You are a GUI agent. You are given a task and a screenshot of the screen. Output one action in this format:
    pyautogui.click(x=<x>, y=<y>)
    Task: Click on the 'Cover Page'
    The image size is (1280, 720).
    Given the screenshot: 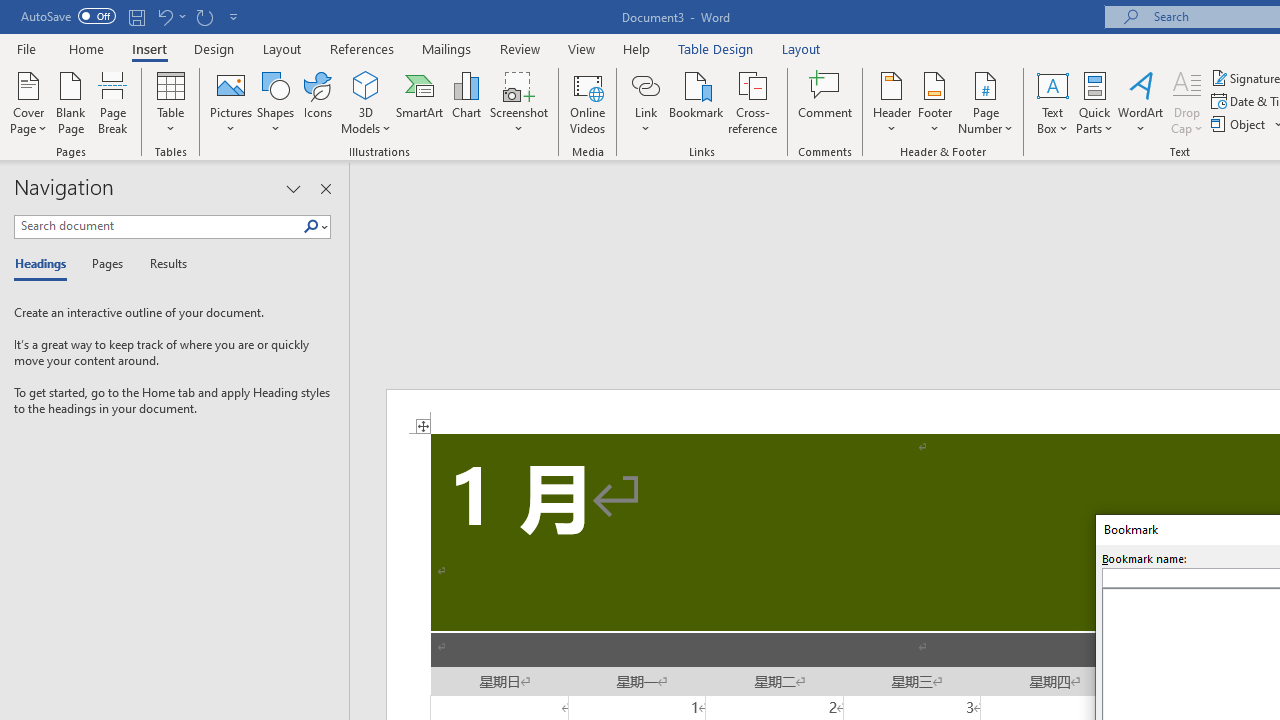 What is the action you would take?
    pyautogui.click(x=28, y=103)
    